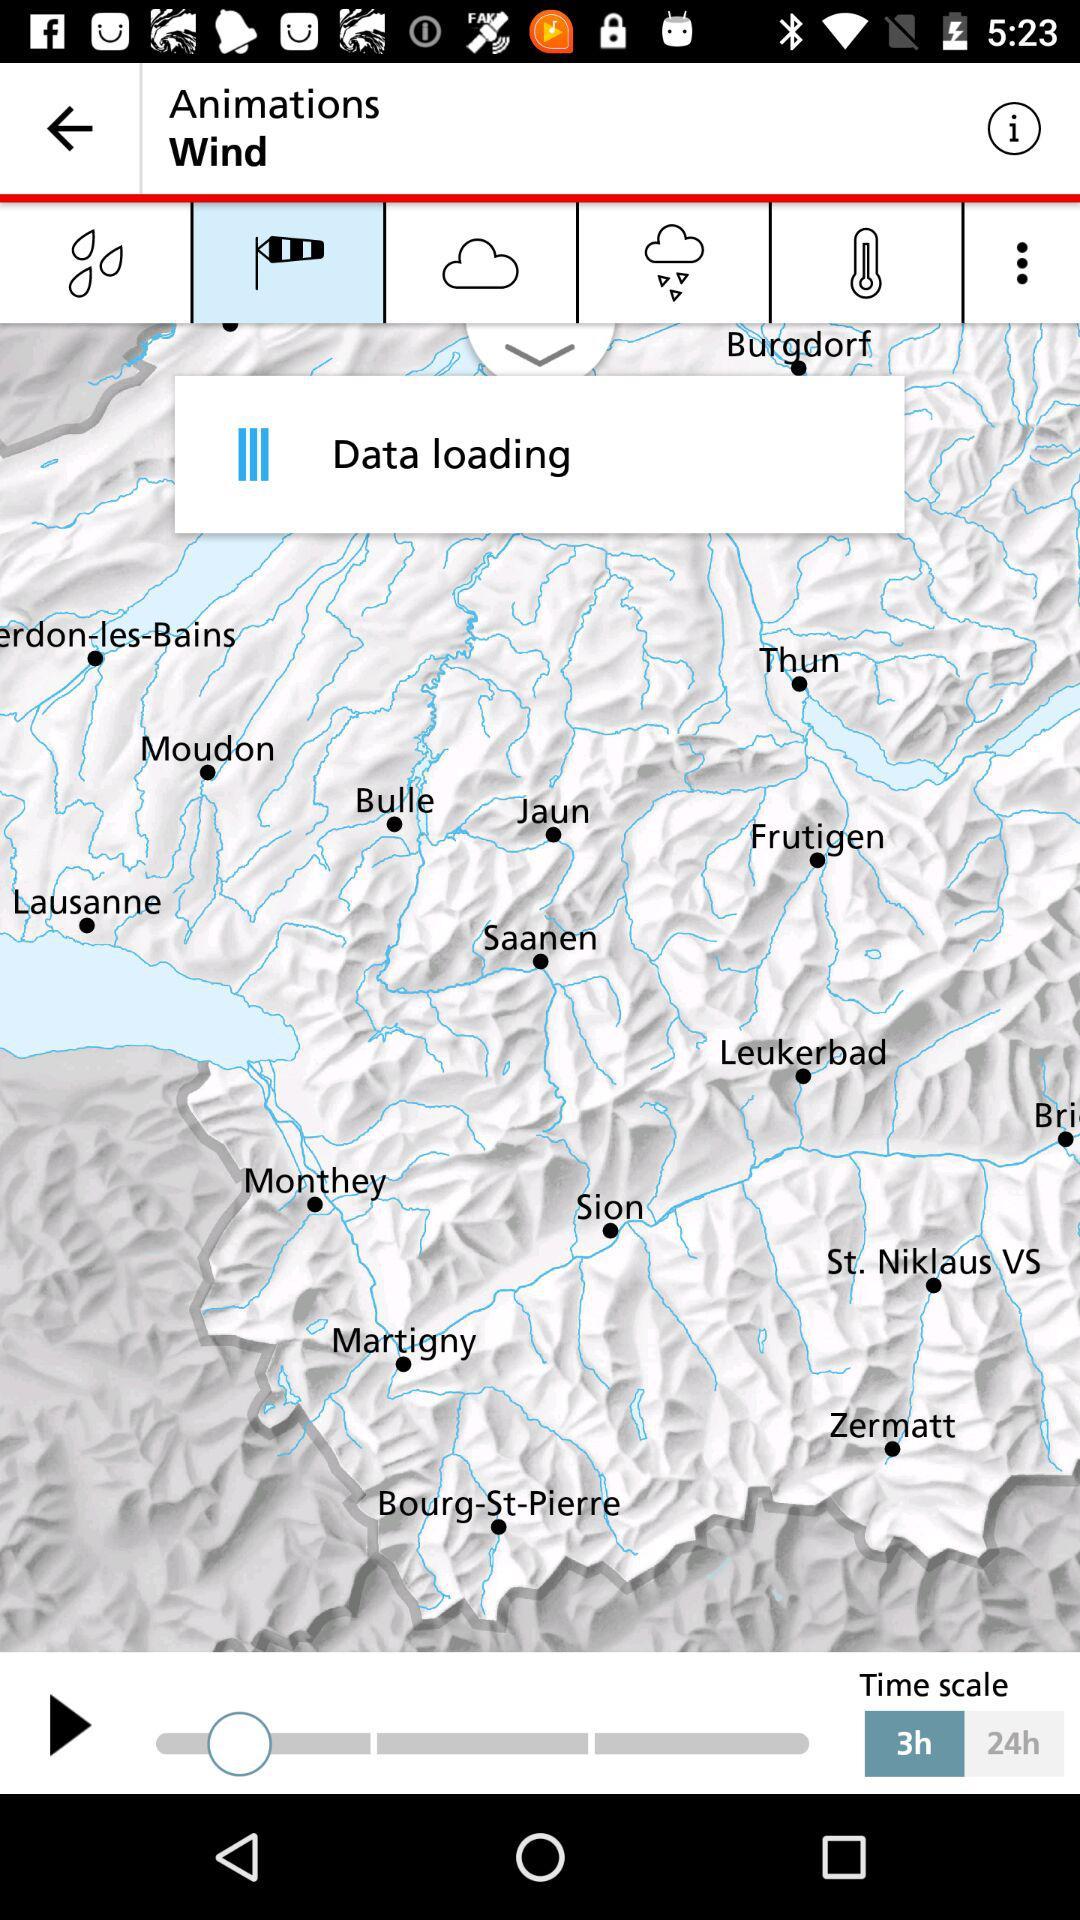 The image size is (1080, 1920). What do you see at coordinates (540, 363) in the screenshot?
I see `the expand_more icon` at bounding box center [540, 363].